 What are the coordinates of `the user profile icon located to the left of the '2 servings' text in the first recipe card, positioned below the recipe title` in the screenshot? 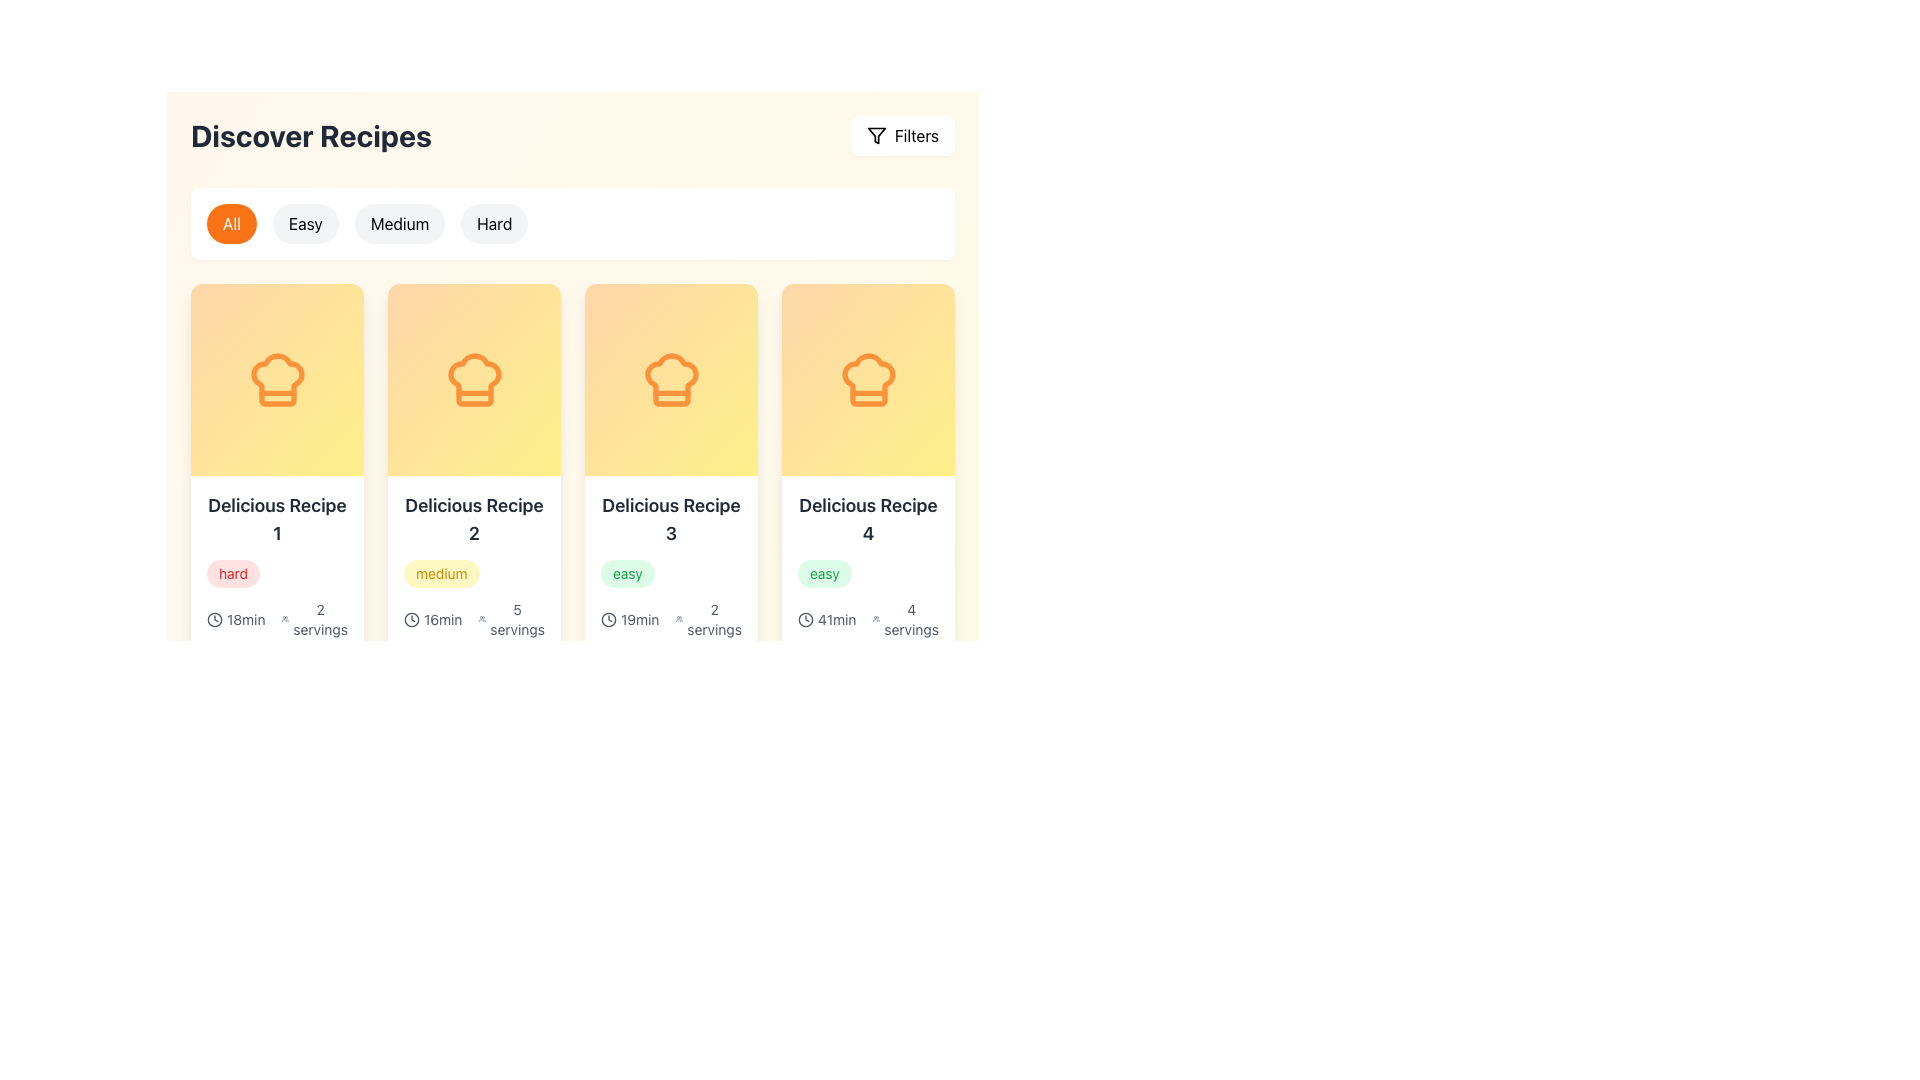 It's located at (284, 619).